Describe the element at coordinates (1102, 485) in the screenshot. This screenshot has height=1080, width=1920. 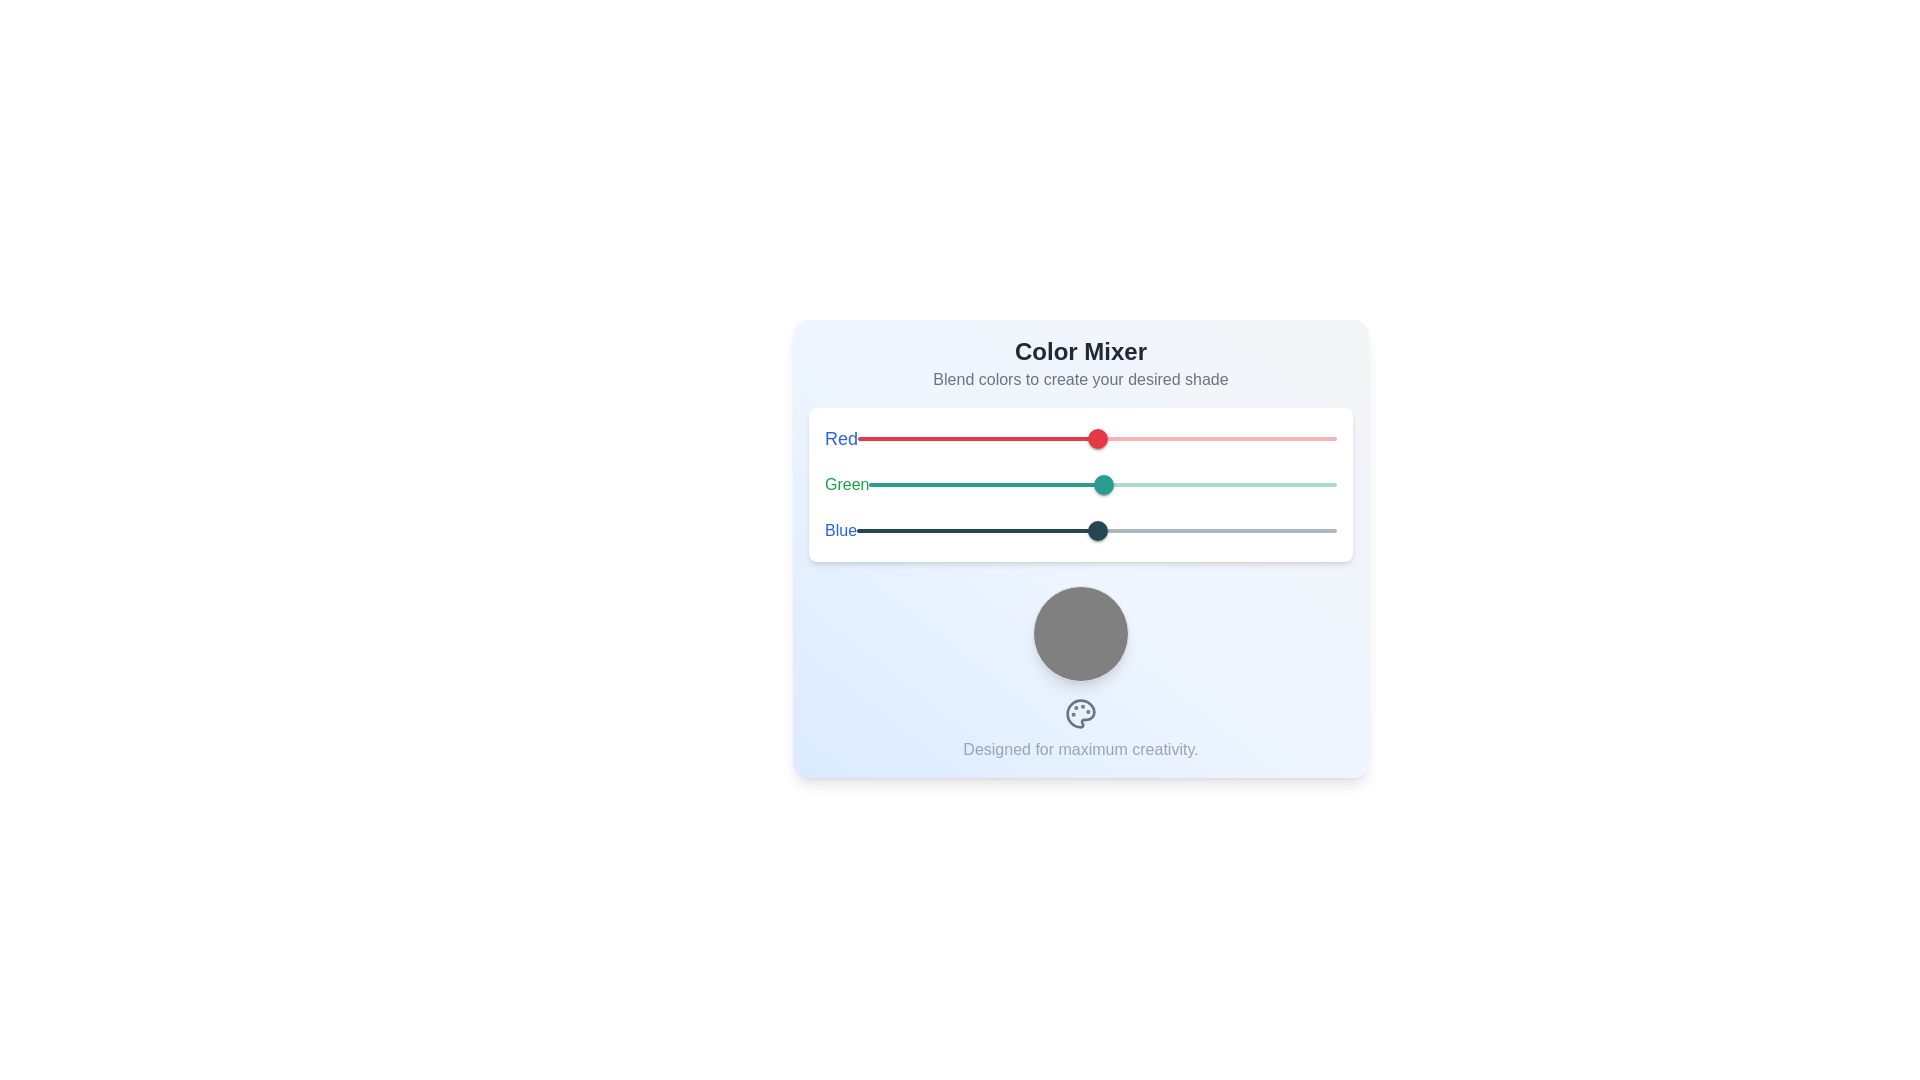
I see `the green slider track to set its value, which is currently displayed as '128'` at that location.